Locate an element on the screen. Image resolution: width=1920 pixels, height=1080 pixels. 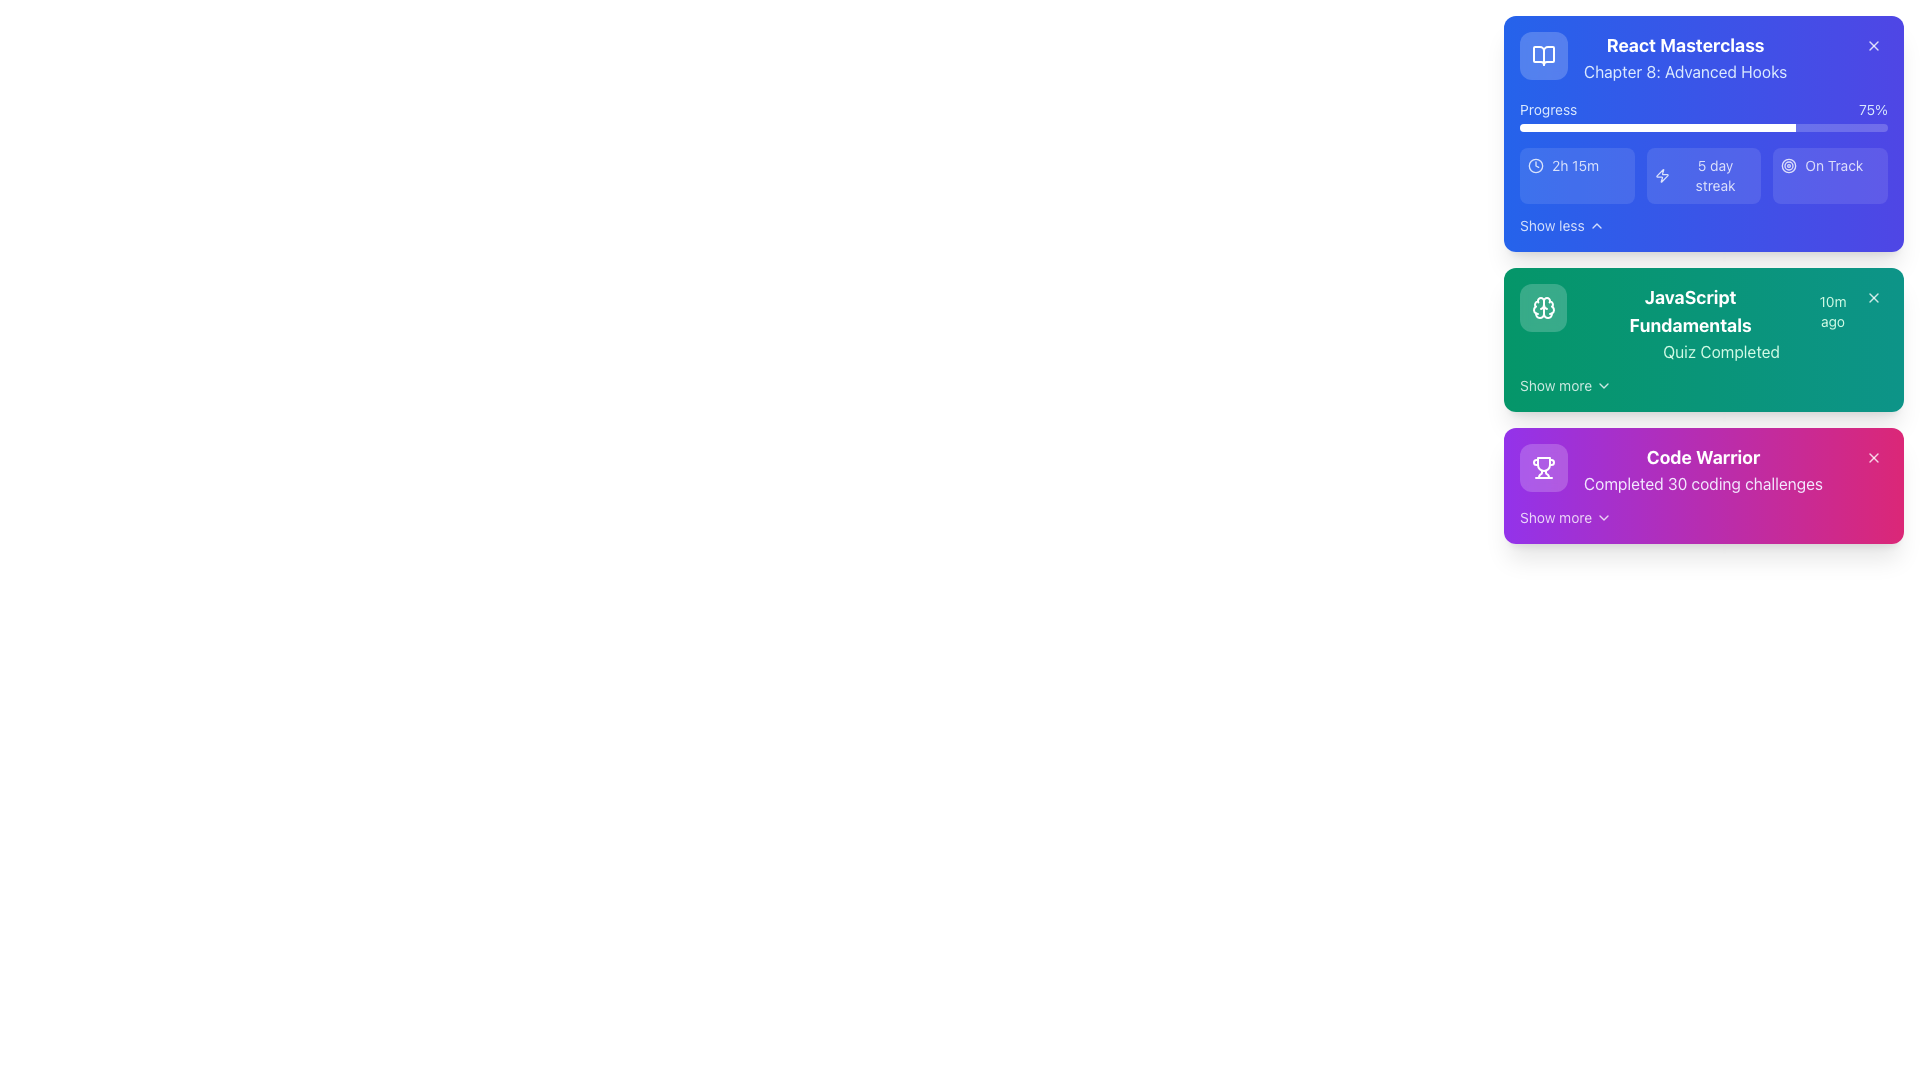
the text label displaying '10m ago', which is located in the upper right section of the JavaScript Fundamentals card, adjacent to the title and above the completion text is located at coordinates (1833, 312).